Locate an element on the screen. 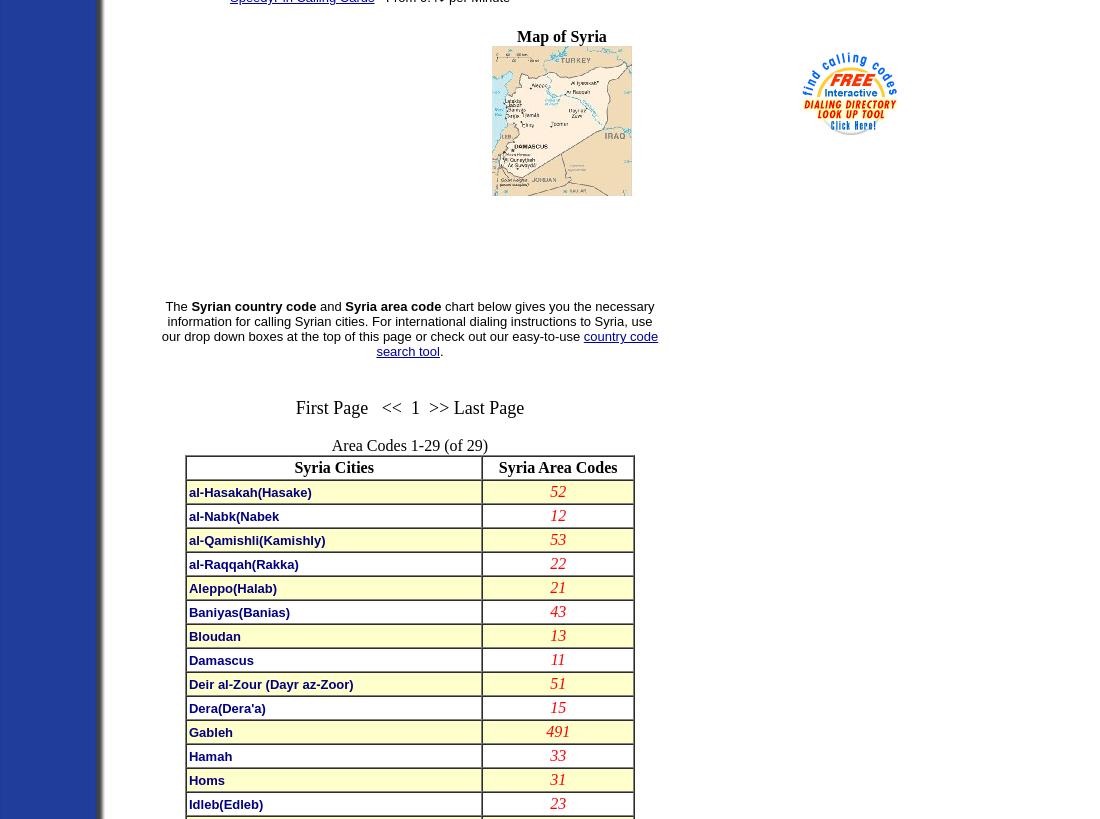  '51' is located at coordinates (557, 683).